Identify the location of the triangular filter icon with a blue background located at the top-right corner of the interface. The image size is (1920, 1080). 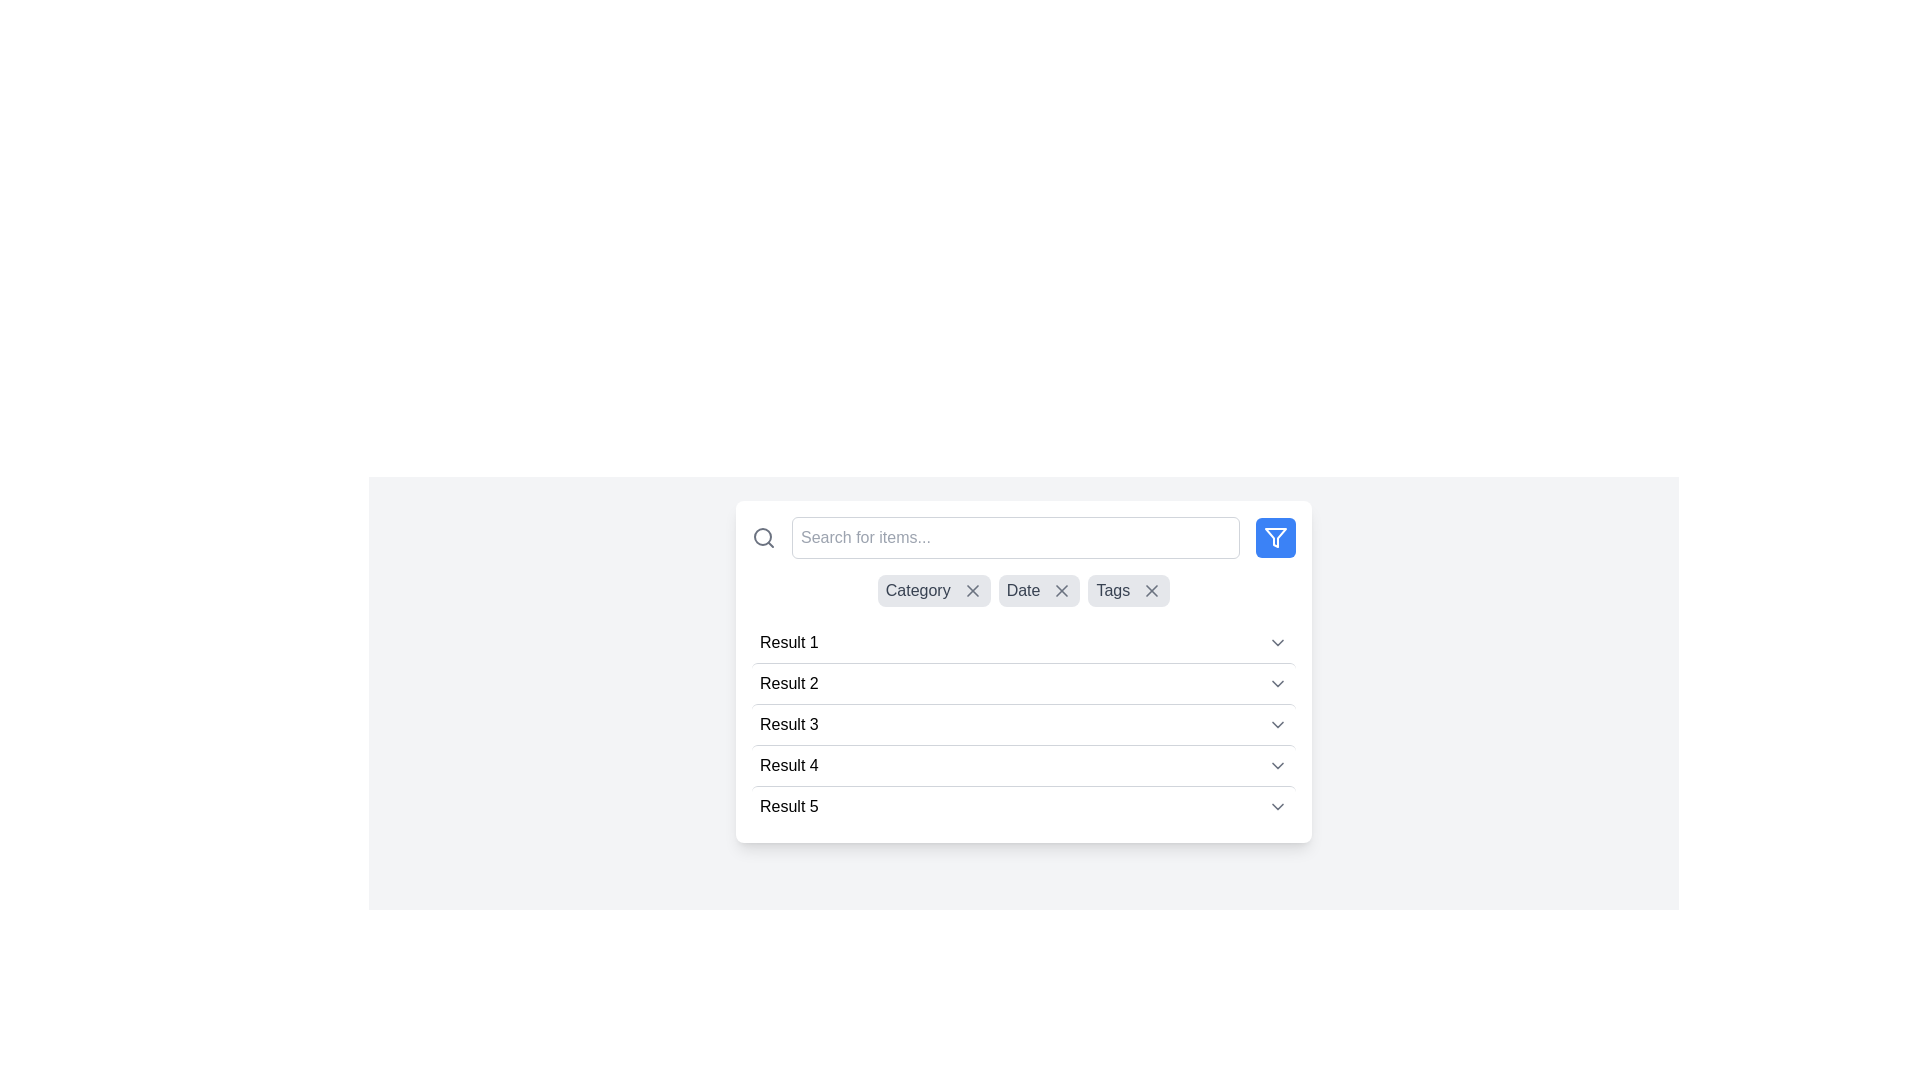
(1275, 536).